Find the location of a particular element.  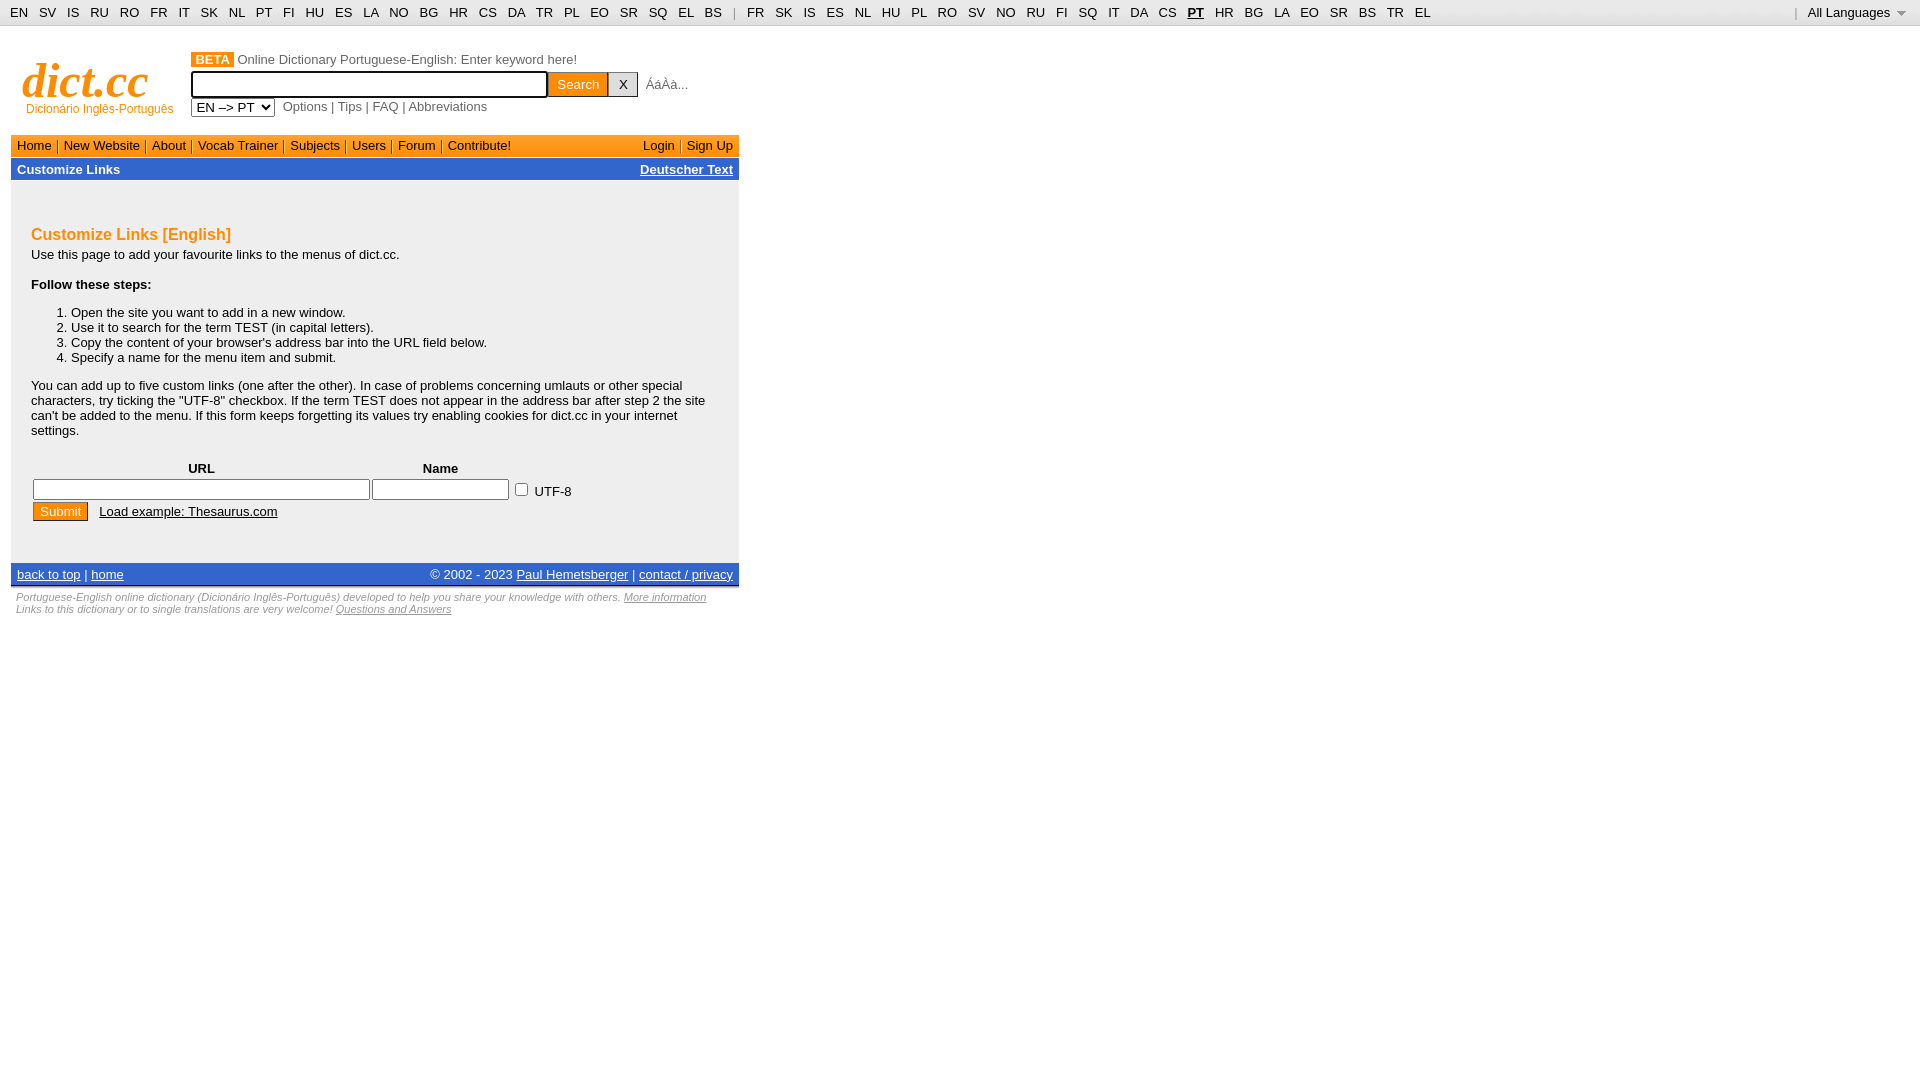

'Abbreviations' is located at coordinates (446, 106).